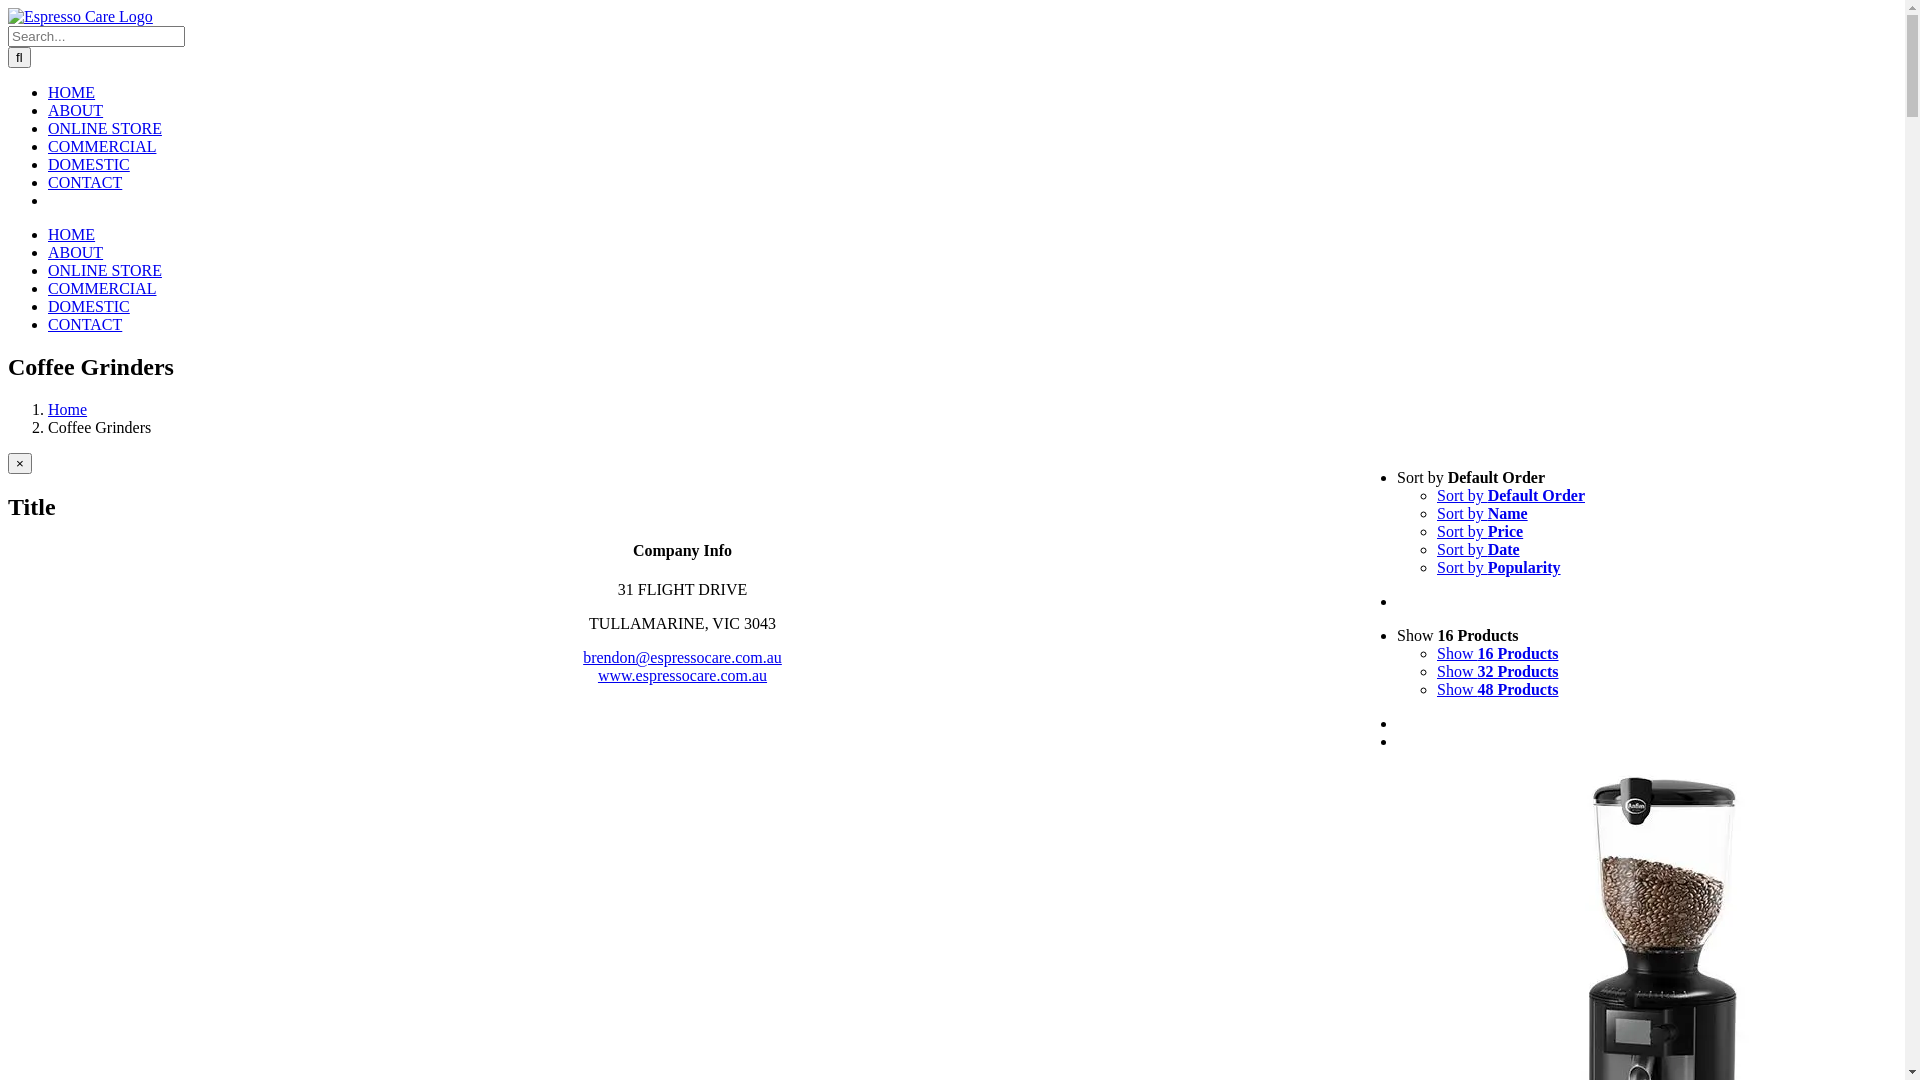 The height and width of the screenshot is (1080, 1920). What do you see at coordinates (1497, 671) in the screenshot?
I see `'Show 32 Products'` at bounding box center [1497, 671].